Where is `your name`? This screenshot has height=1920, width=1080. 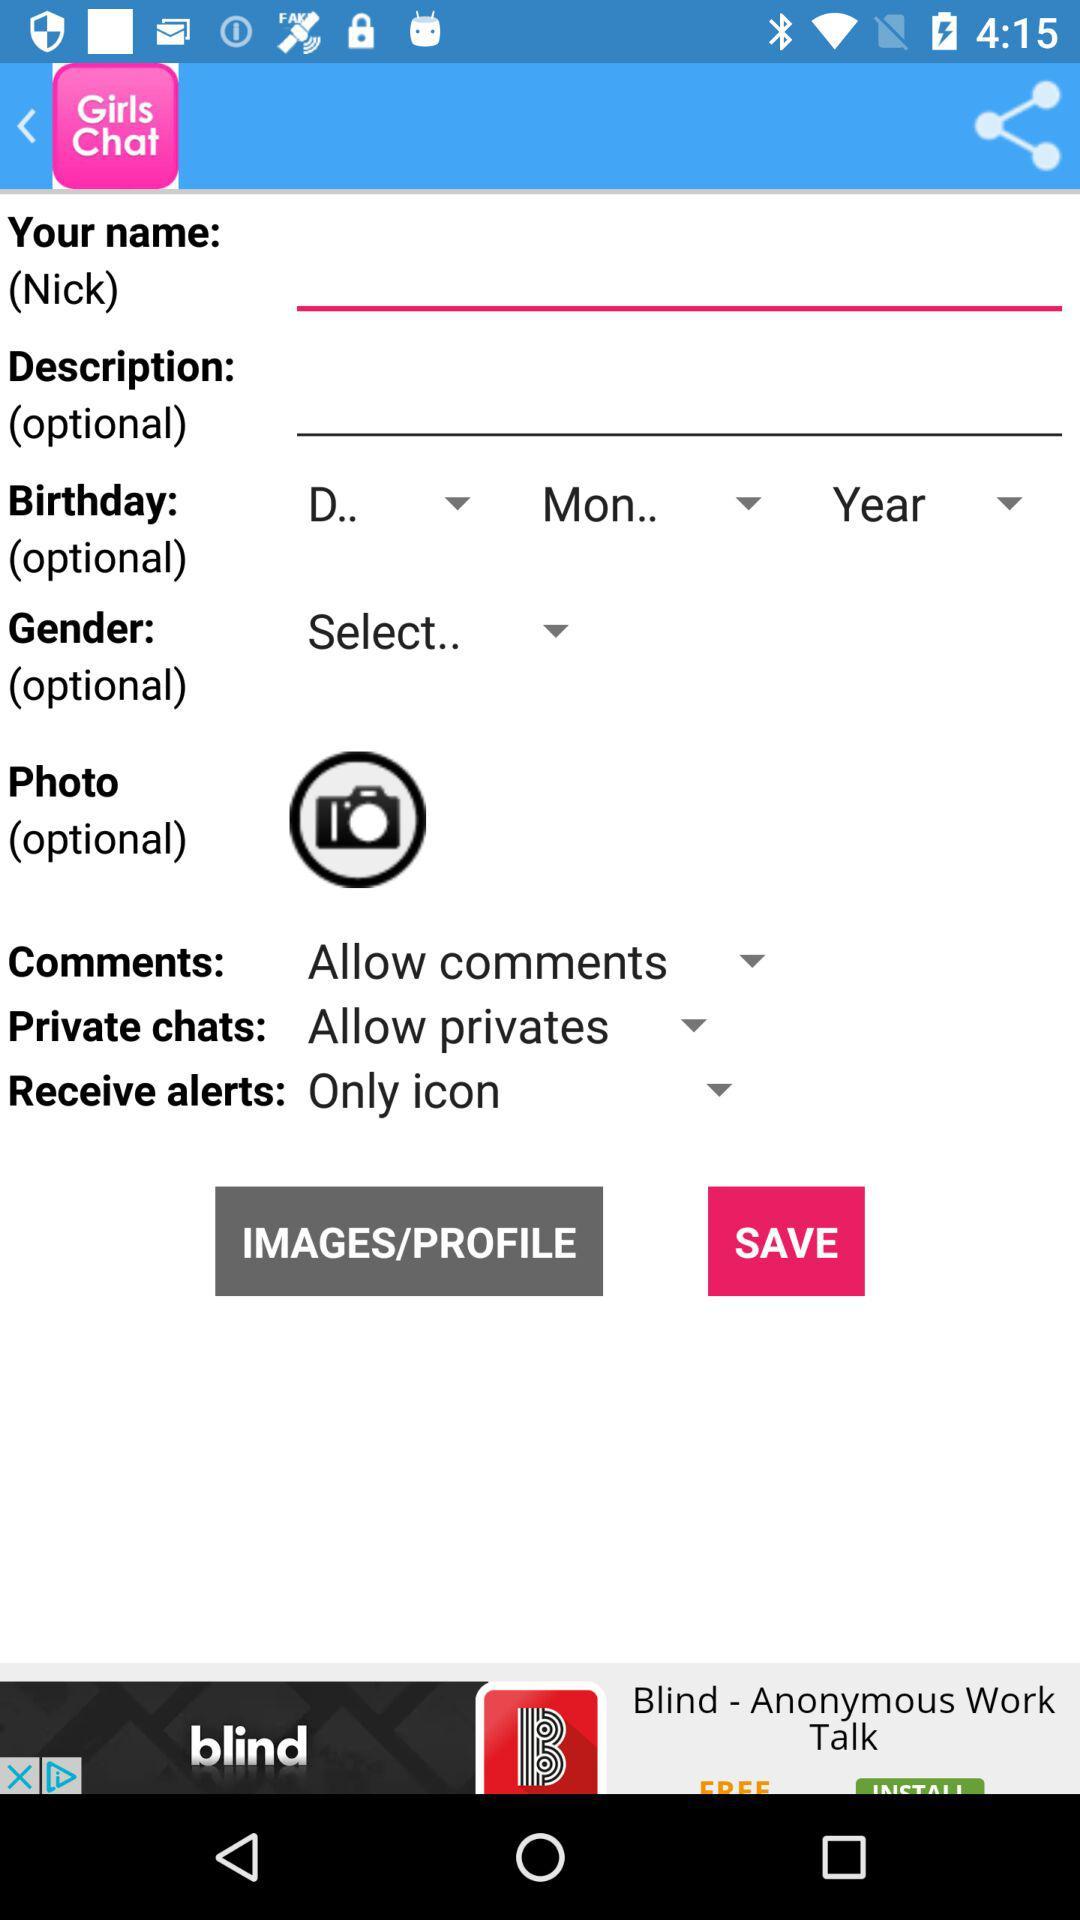 your name is located at coordinates (678, 264).